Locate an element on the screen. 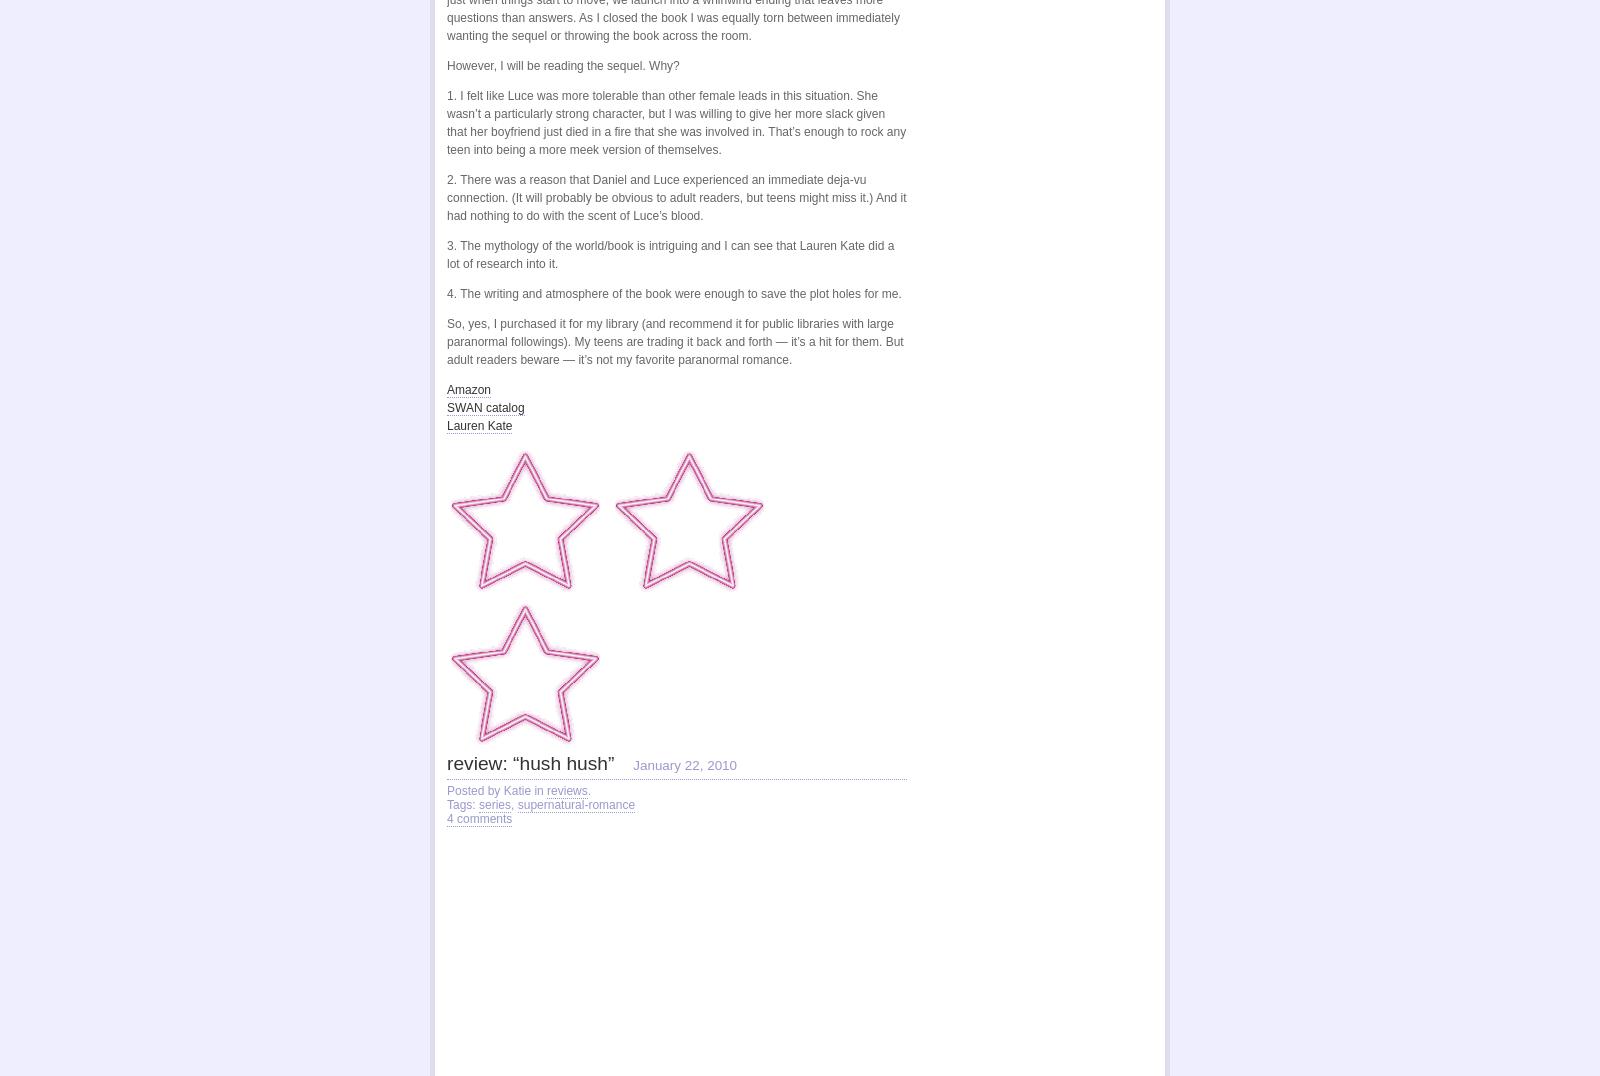 This screenshot has width=1600, height=1076. '.' is located at coordinates (587, 786).